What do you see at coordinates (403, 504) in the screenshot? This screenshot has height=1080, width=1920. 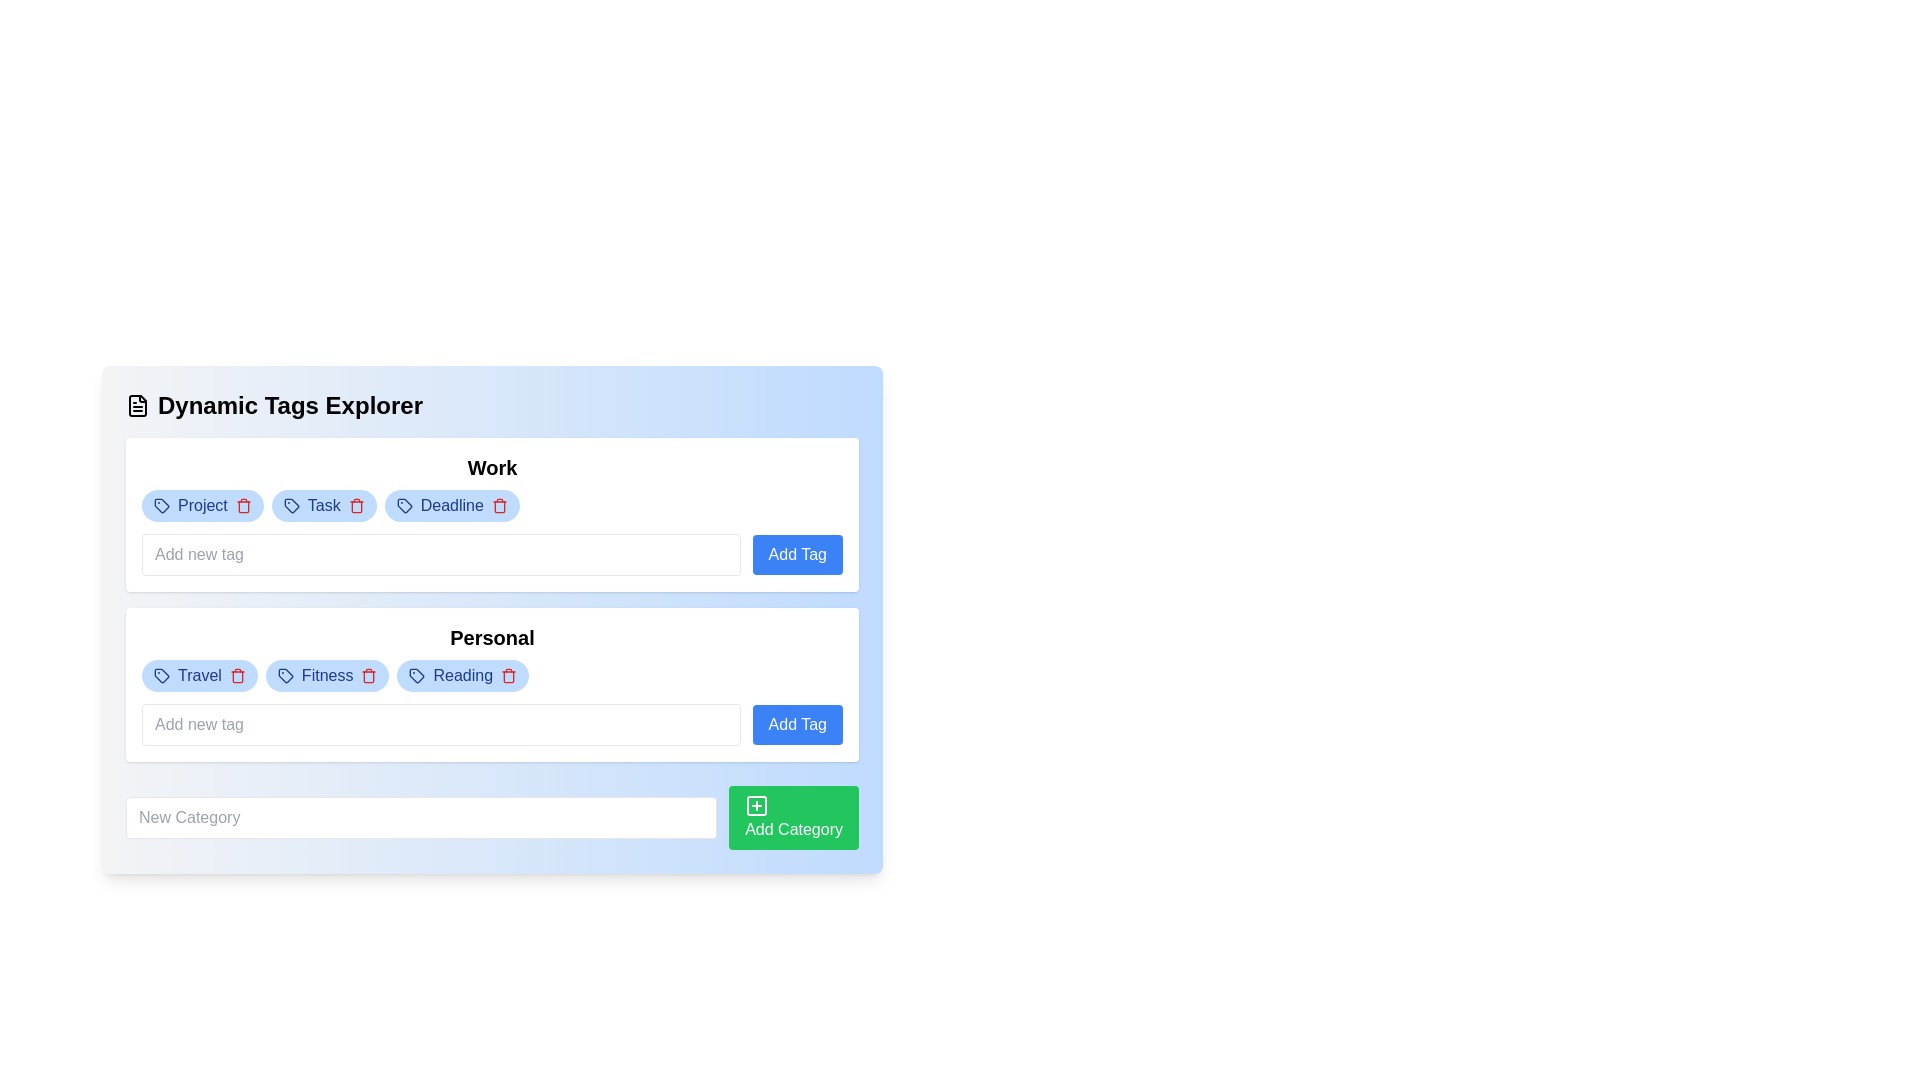 I see `the first icon associated with the 'Deadline' tag, which is located within the 'Work' category in the tags explorer layout` at bounding box center [403, 504].